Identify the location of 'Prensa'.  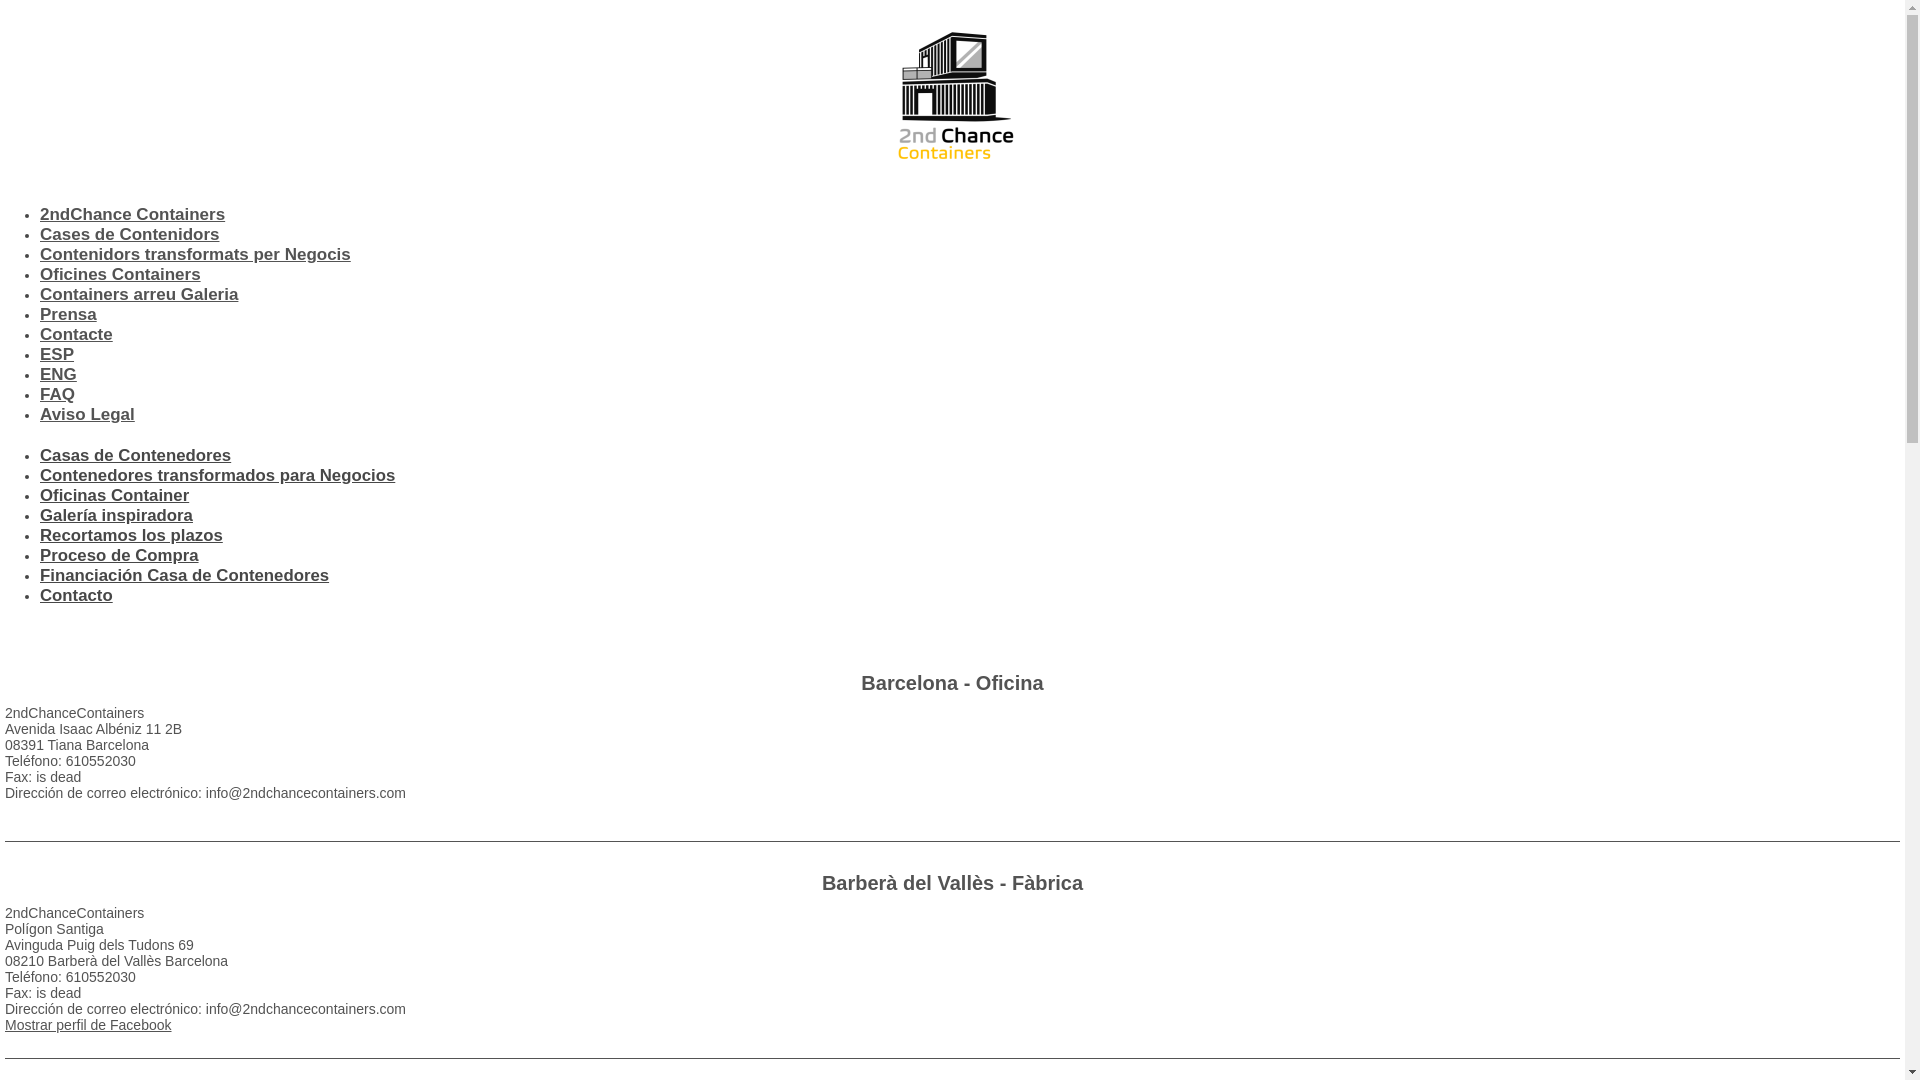
(68, 314).